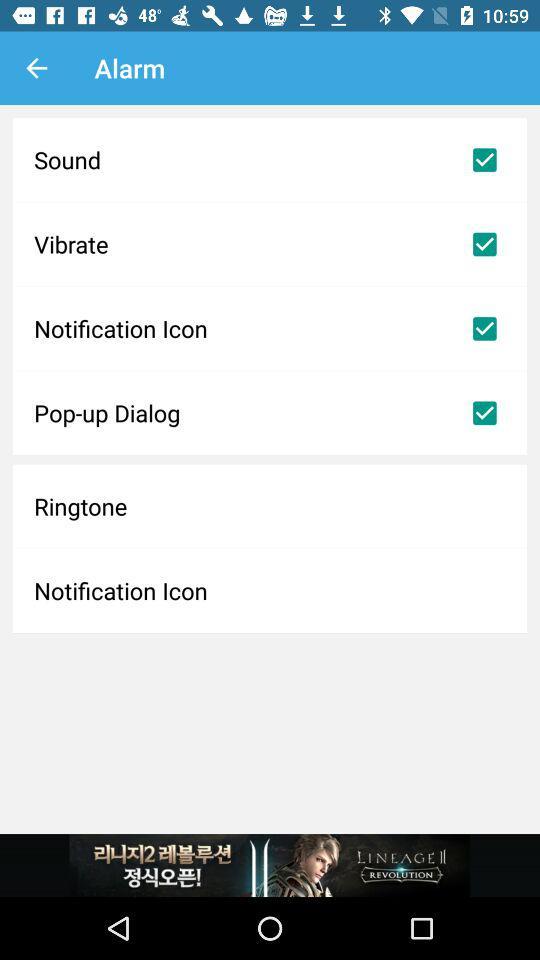 The width and height of the screenshot is (540, 960). Describe the element at coordinates (270, 243) in the screenshot. I see `the vibrate icon` at that location.